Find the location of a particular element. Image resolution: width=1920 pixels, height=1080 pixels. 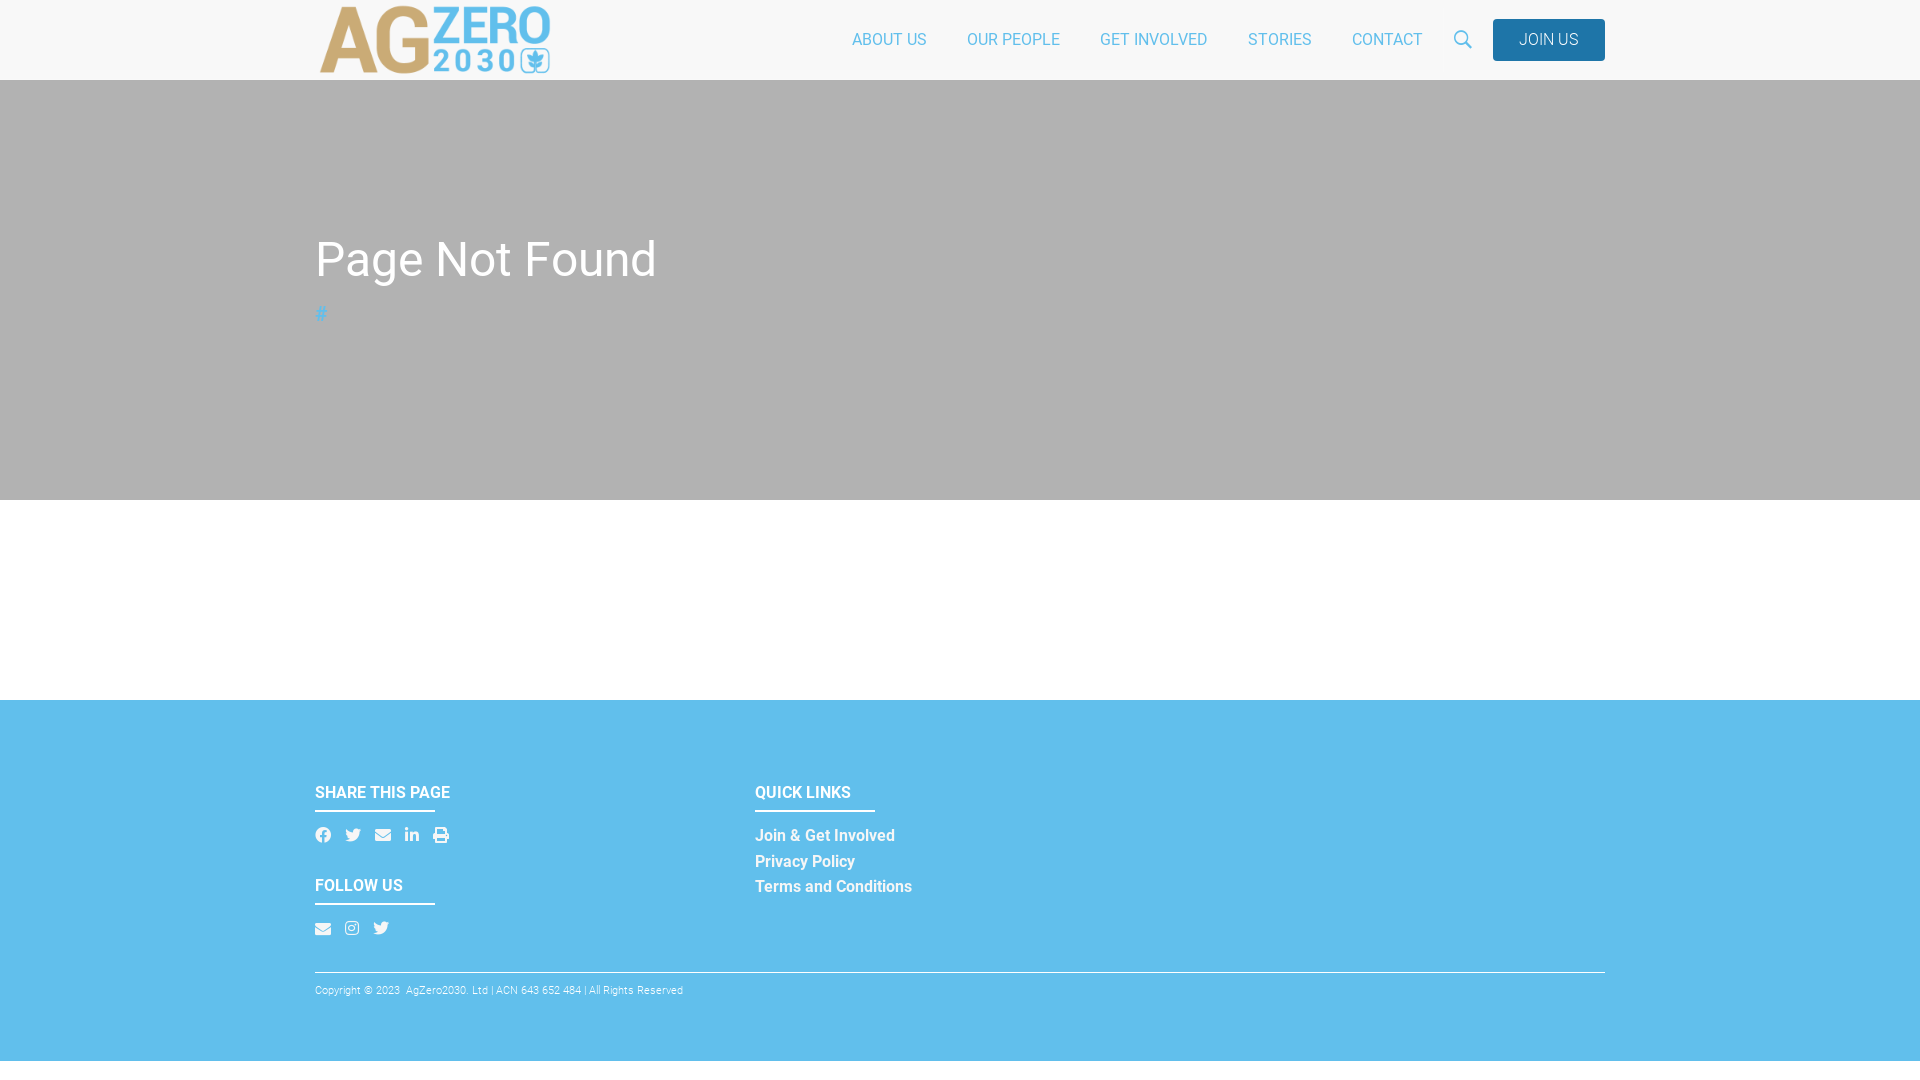

'Email' is located at coordinates (383, 834).